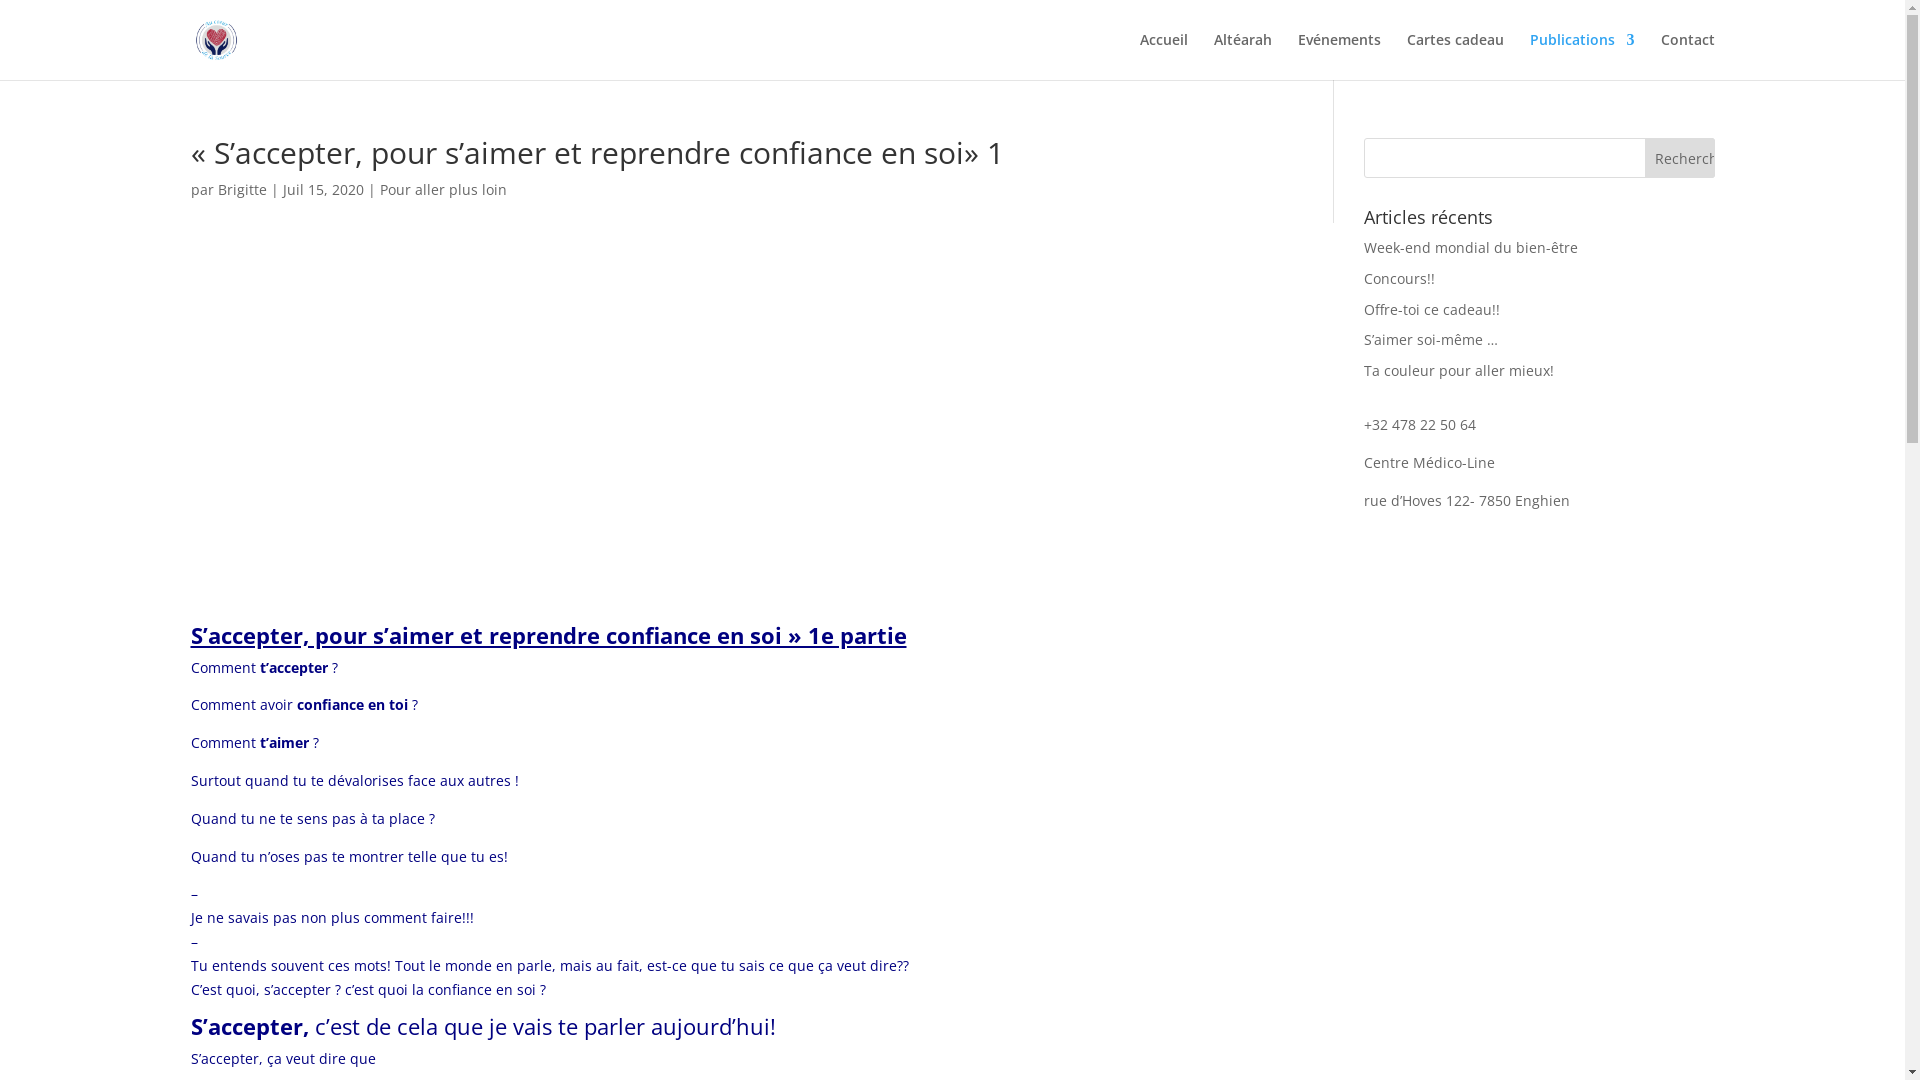 The width and height of the screenshot is (1920, 1080). Describe the element at coordinates (1163, 55) in the screenshot. I see `'Accueil'` at that location.